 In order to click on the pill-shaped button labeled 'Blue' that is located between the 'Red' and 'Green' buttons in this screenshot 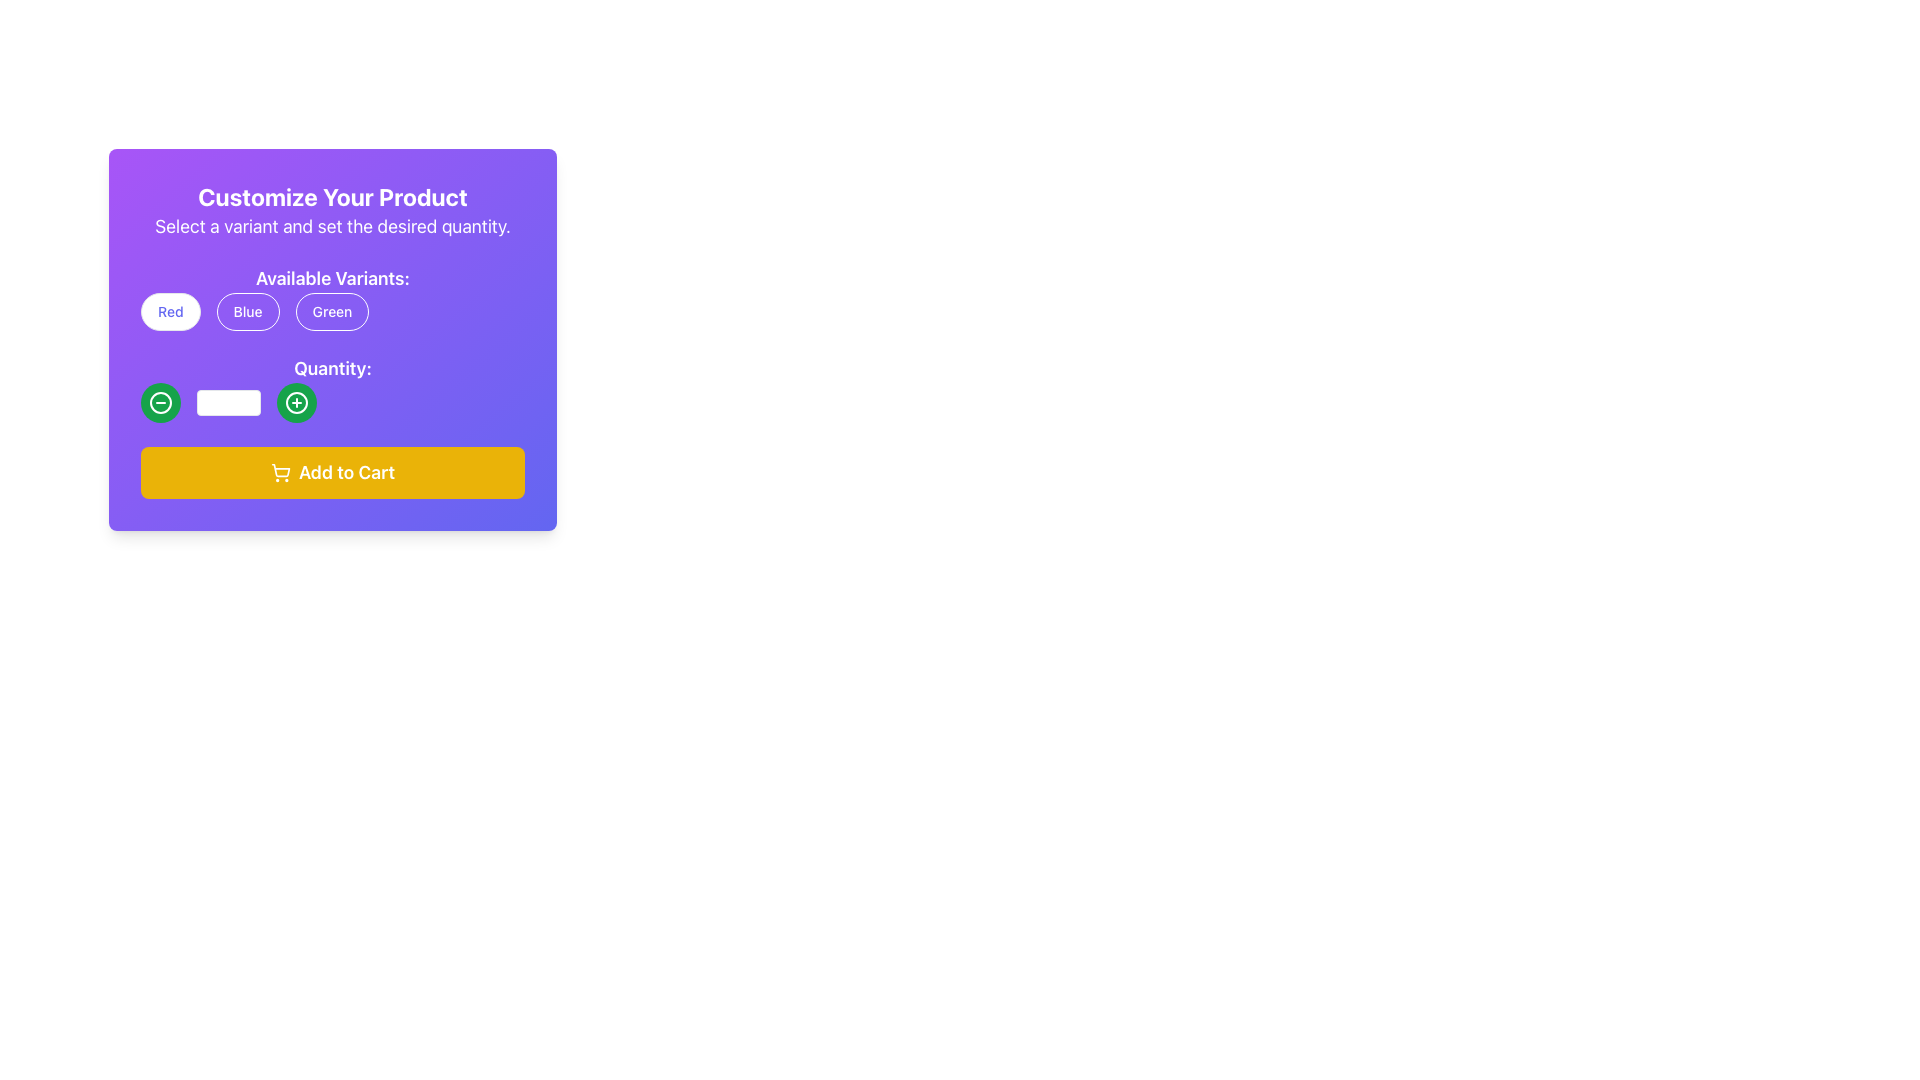, I will do `click(247, 312)`.